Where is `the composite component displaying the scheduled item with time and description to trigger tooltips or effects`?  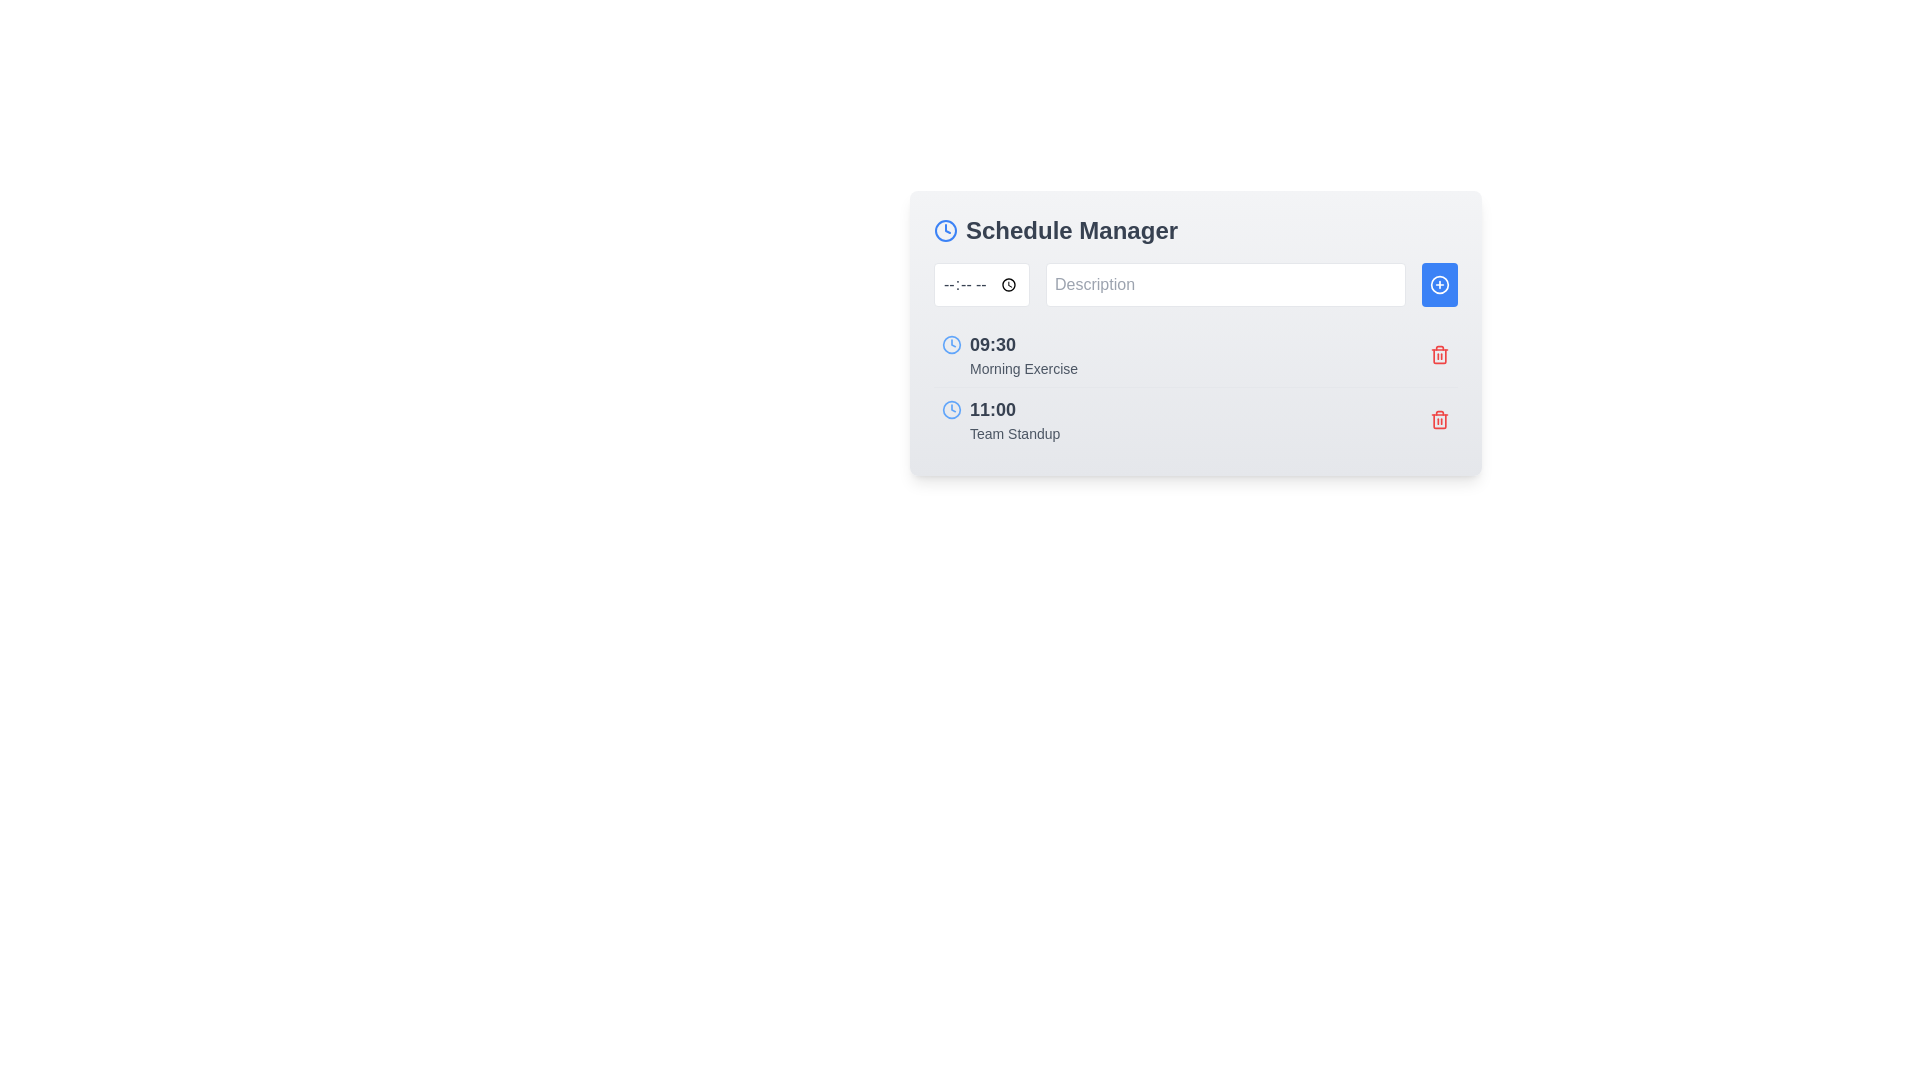 the composite component displaying the scheduled item with time and description to trigger tooltips or effects is located at coordinates (1195, 353).